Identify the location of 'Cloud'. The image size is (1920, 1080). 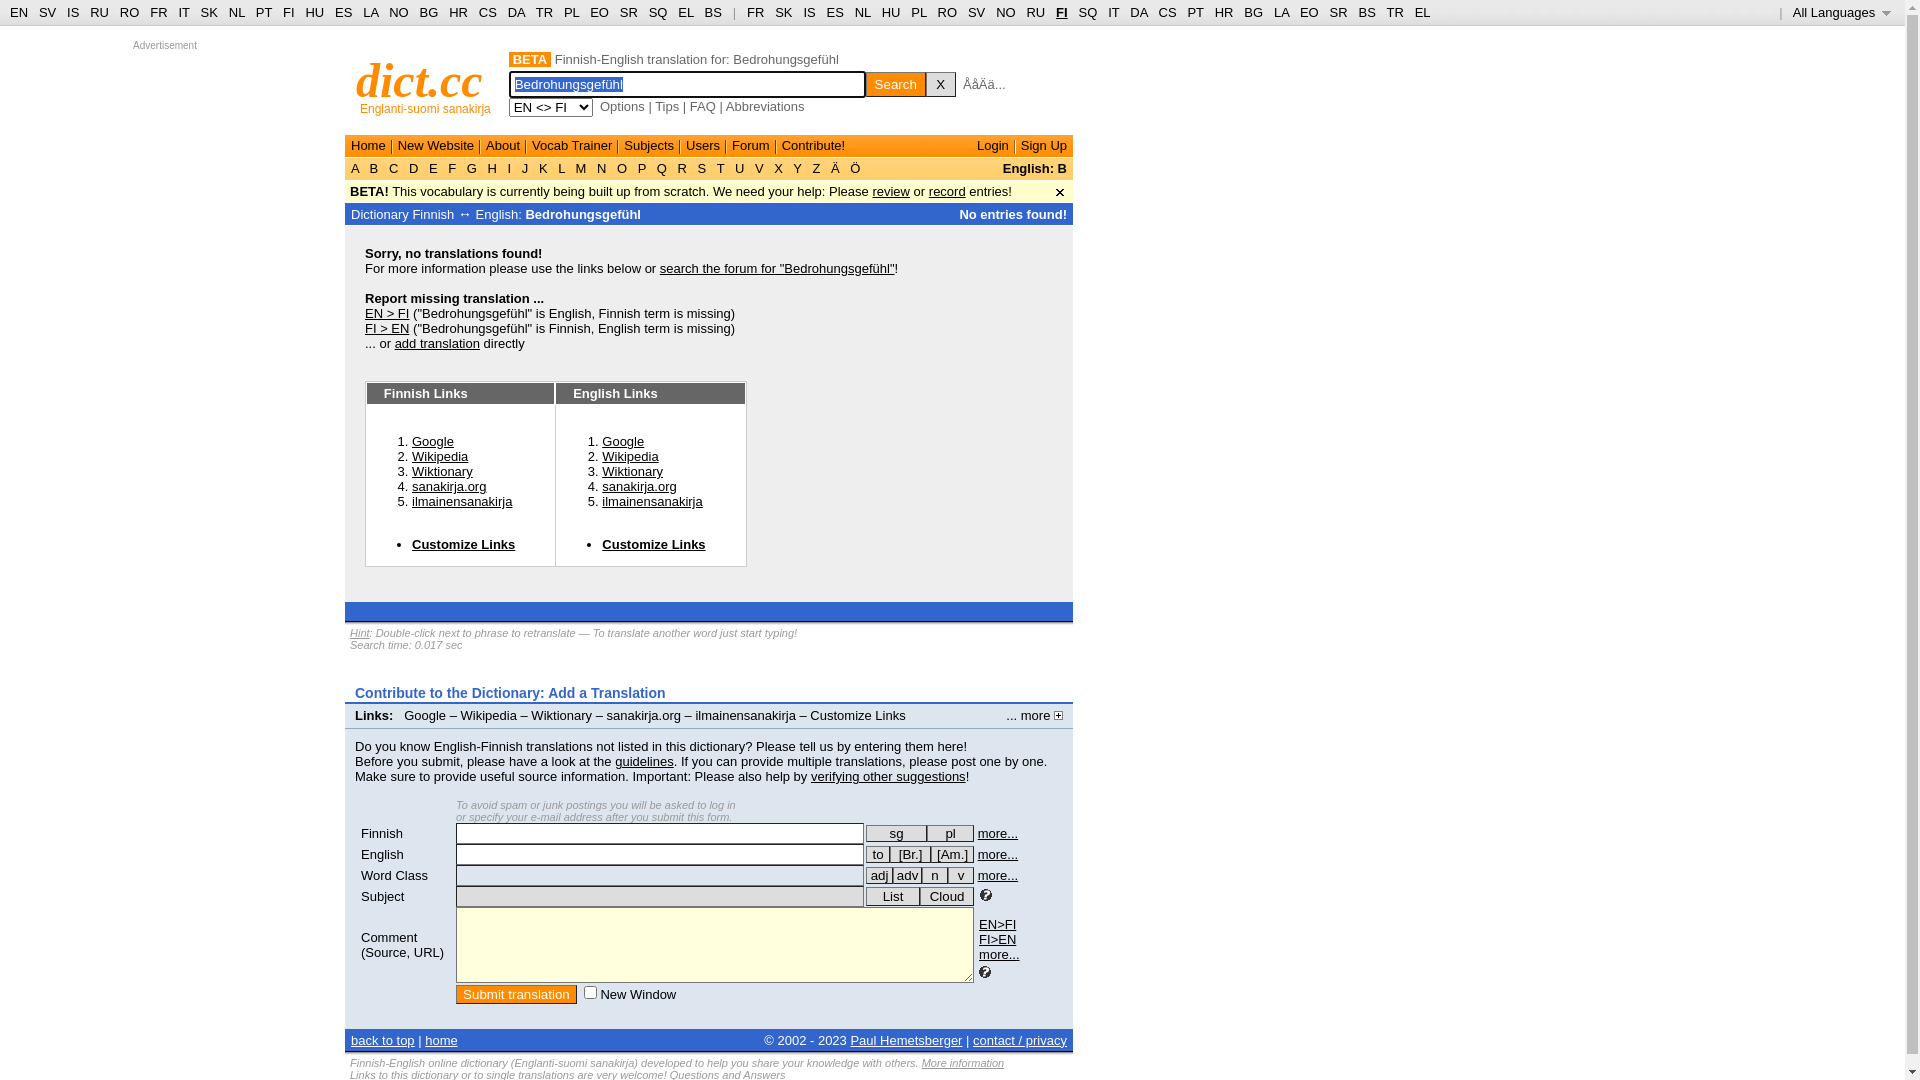
(945, 895).